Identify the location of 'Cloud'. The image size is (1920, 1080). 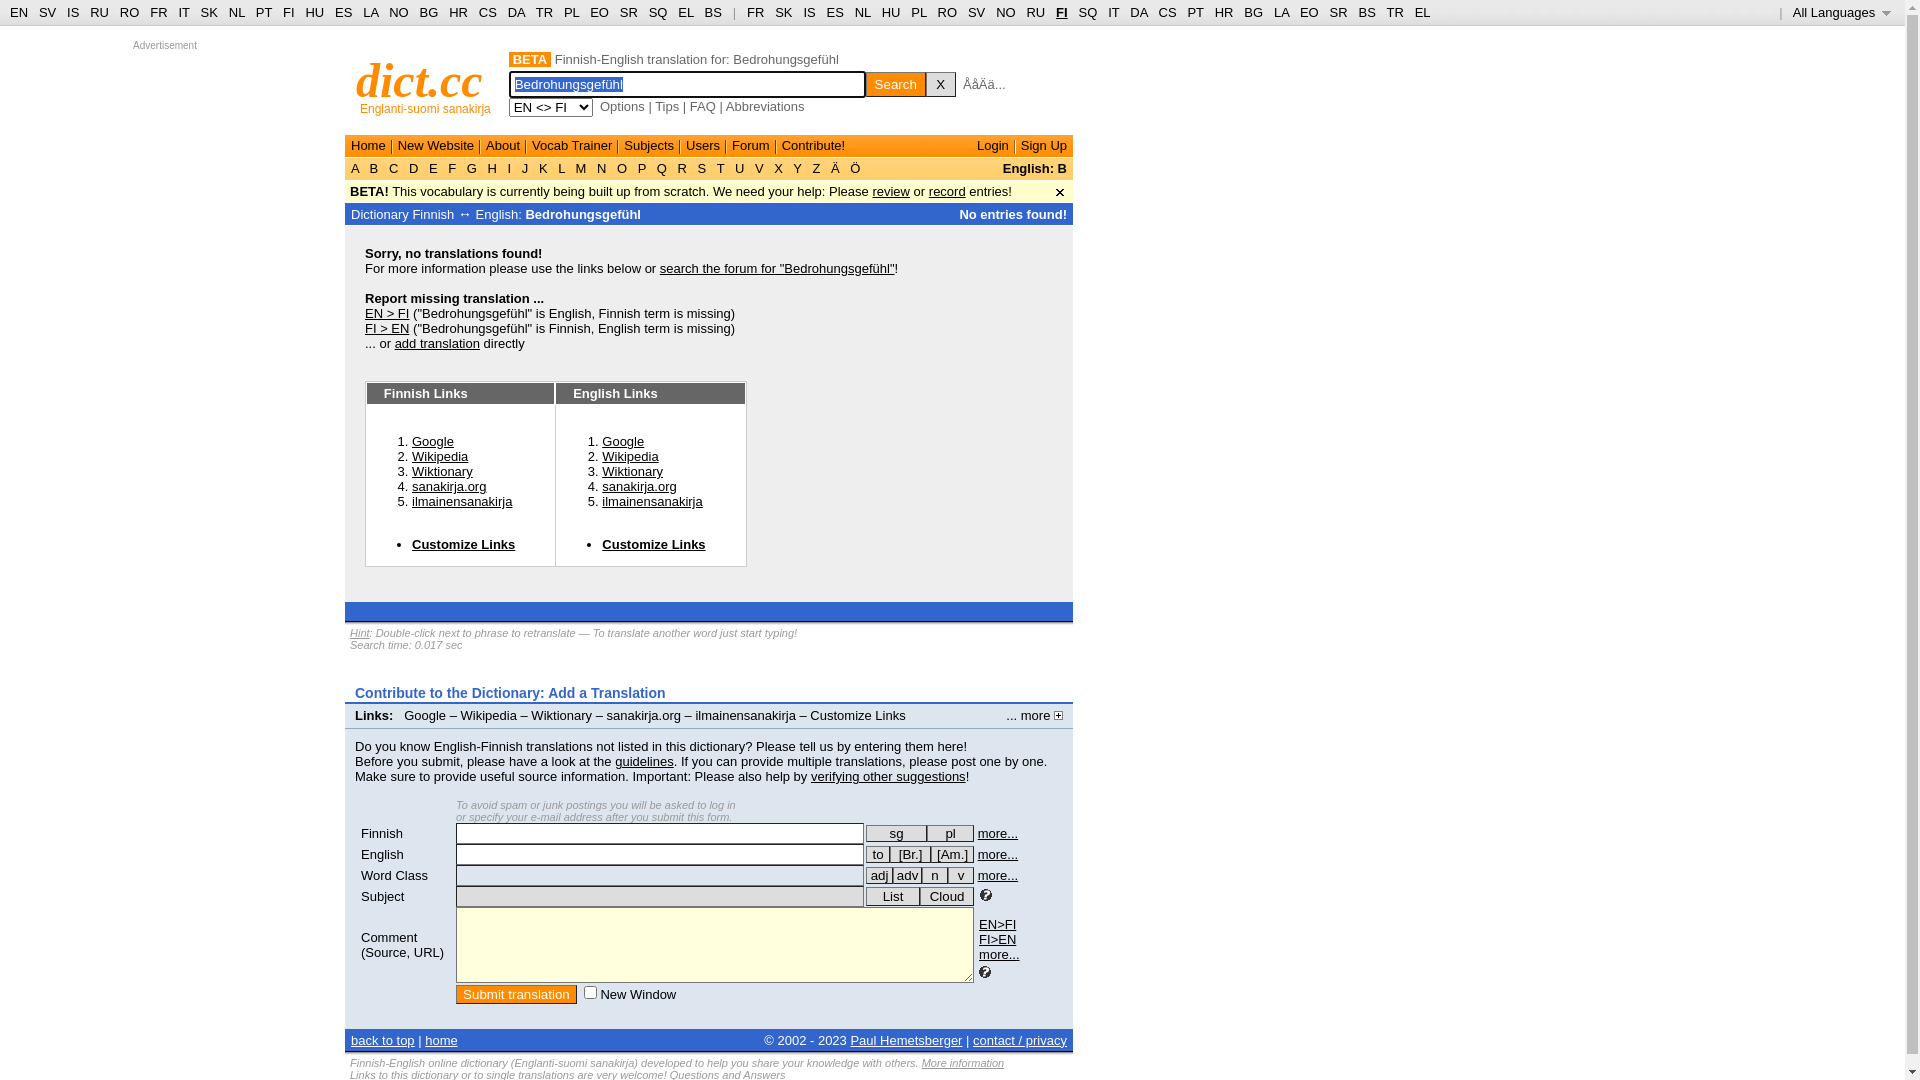
(945, 895).